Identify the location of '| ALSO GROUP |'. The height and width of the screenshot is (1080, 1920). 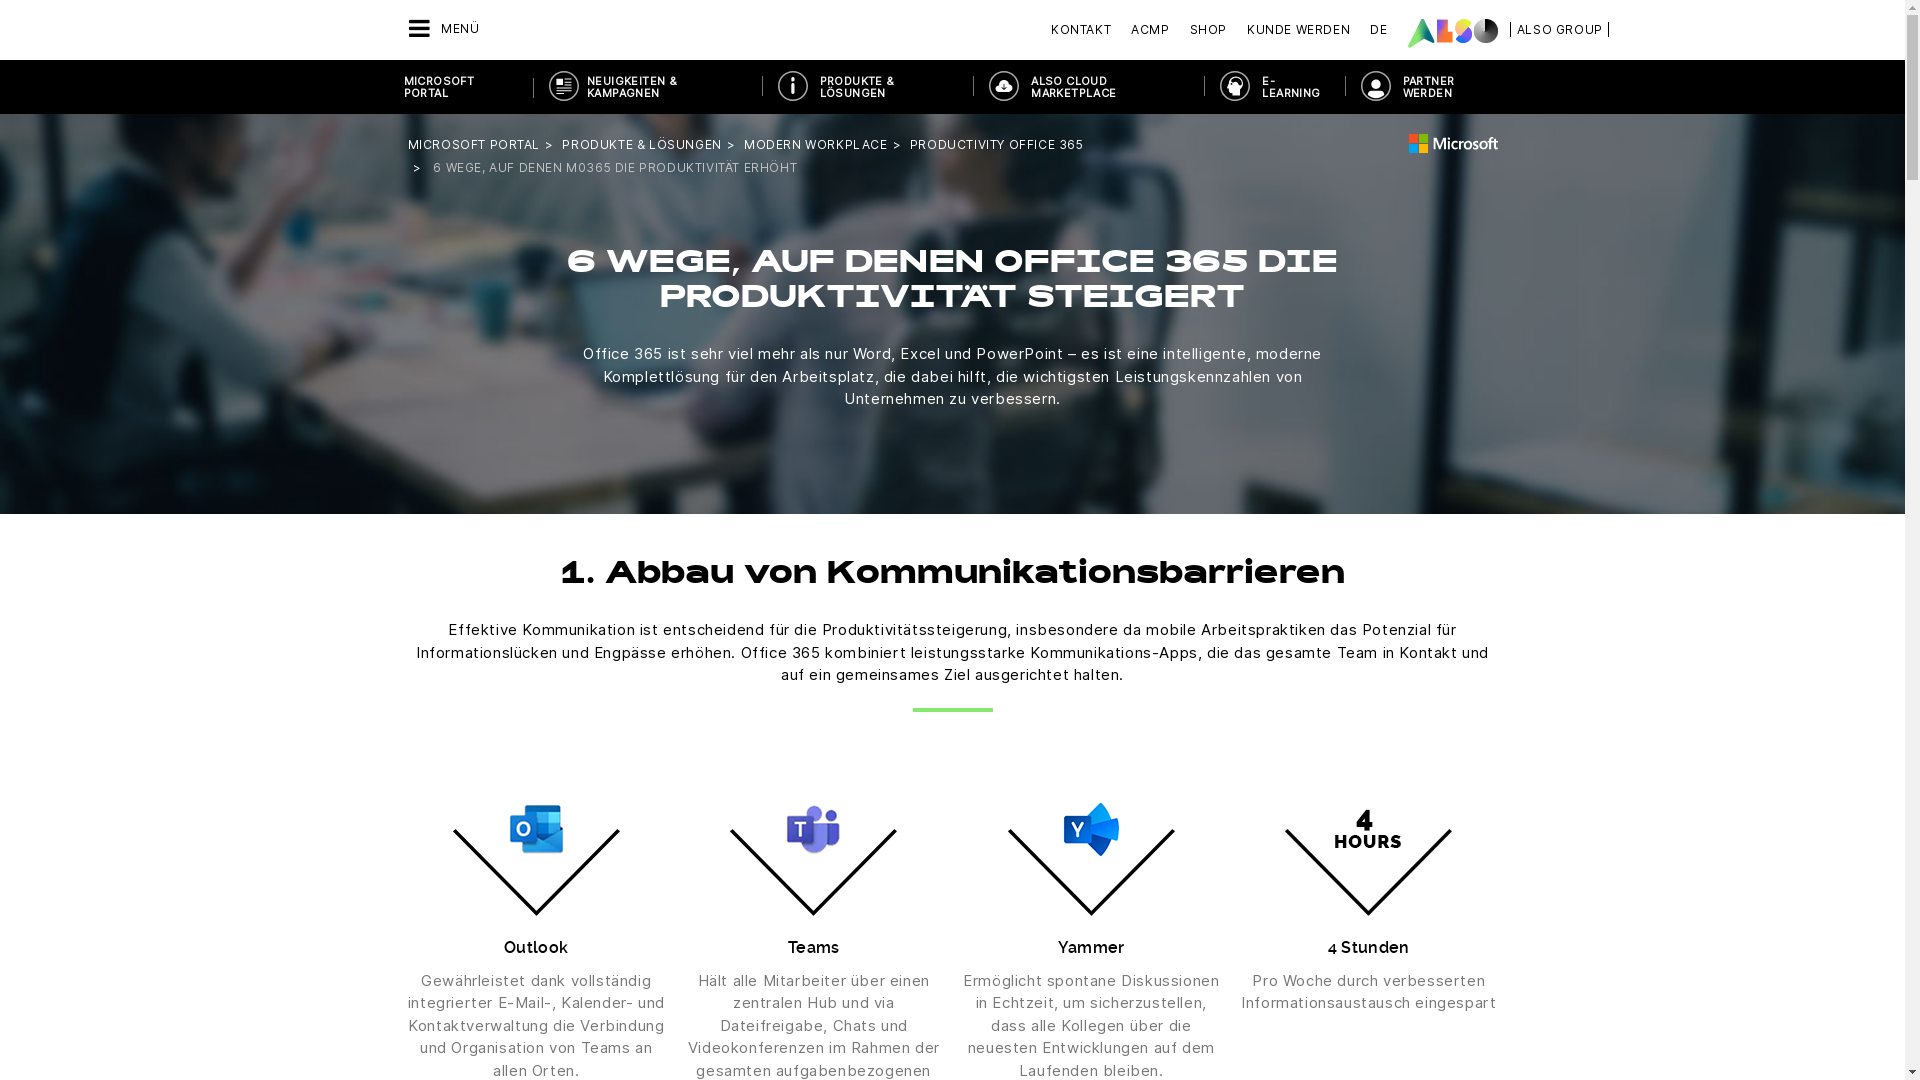
(1559, 30).